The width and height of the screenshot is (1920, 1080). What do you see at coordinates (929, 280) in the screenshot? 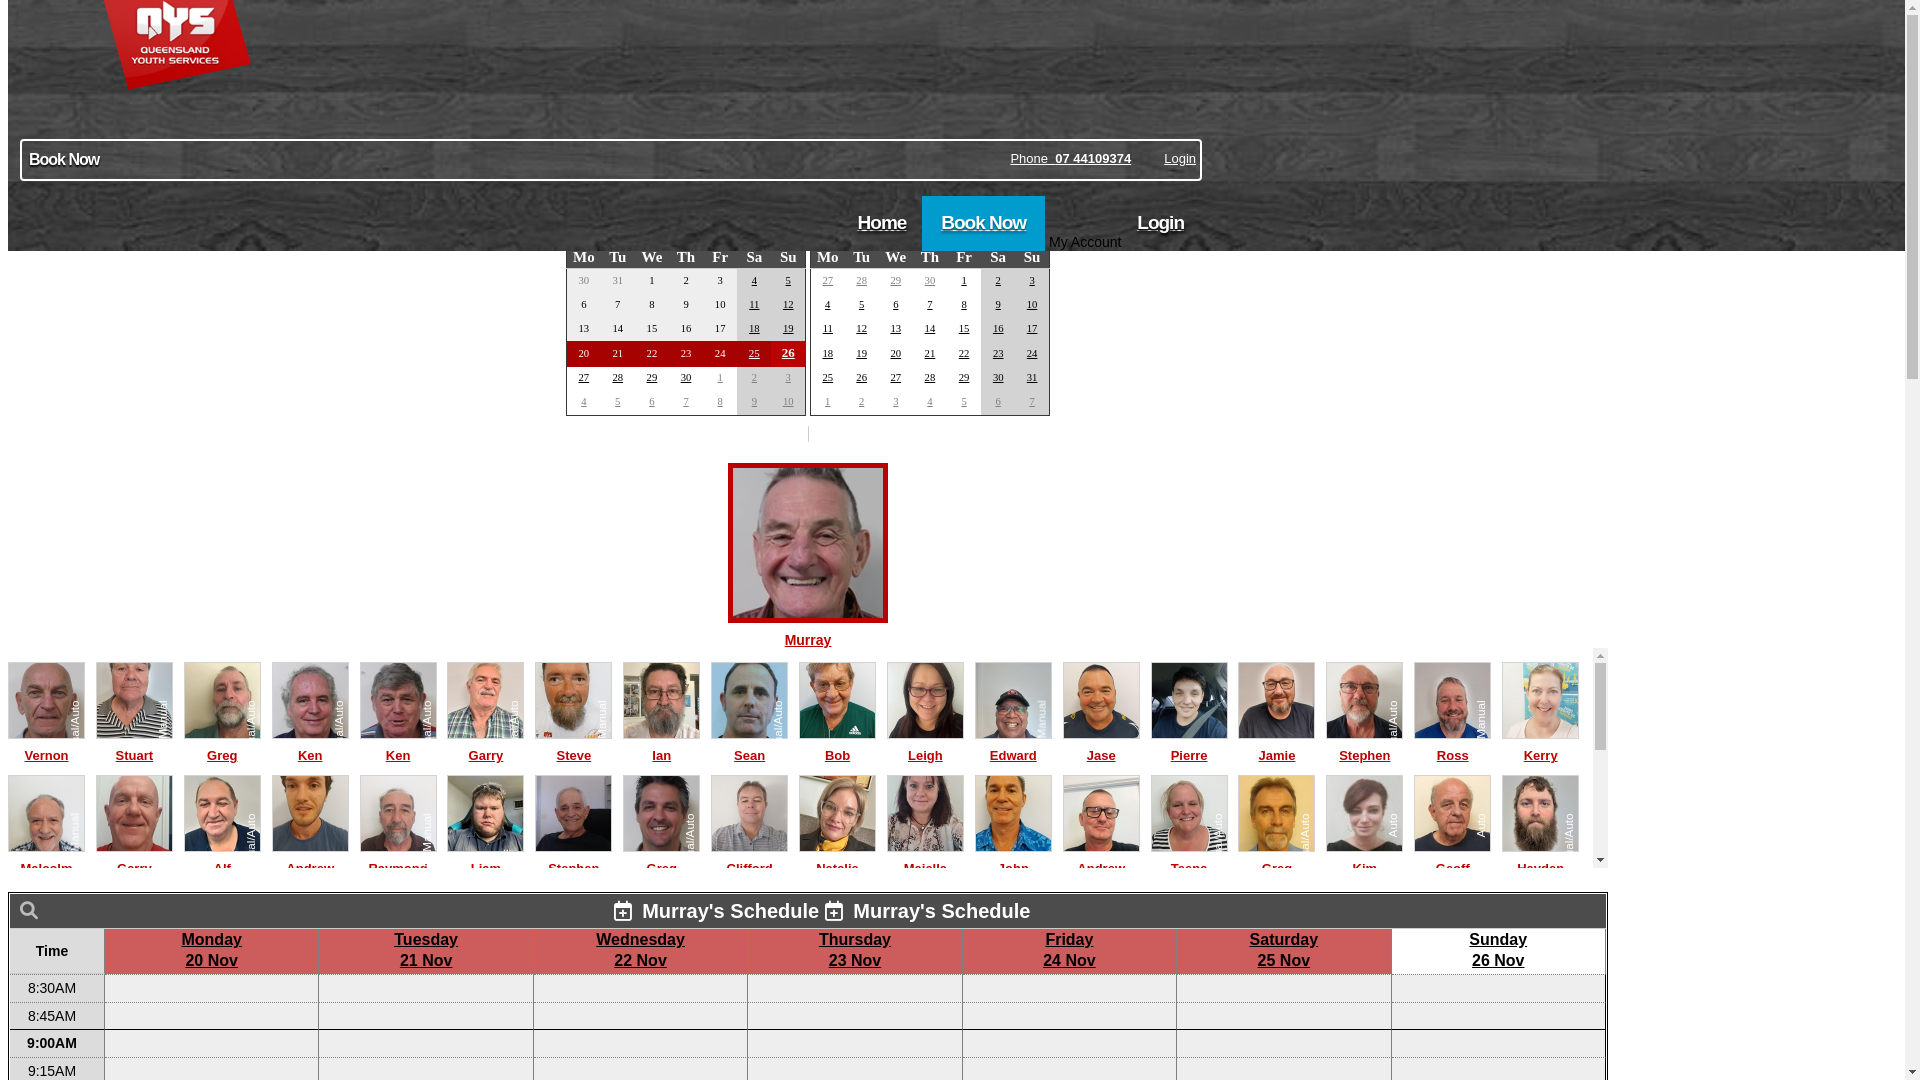
I see `'30'` at bounding box center [929, 280].